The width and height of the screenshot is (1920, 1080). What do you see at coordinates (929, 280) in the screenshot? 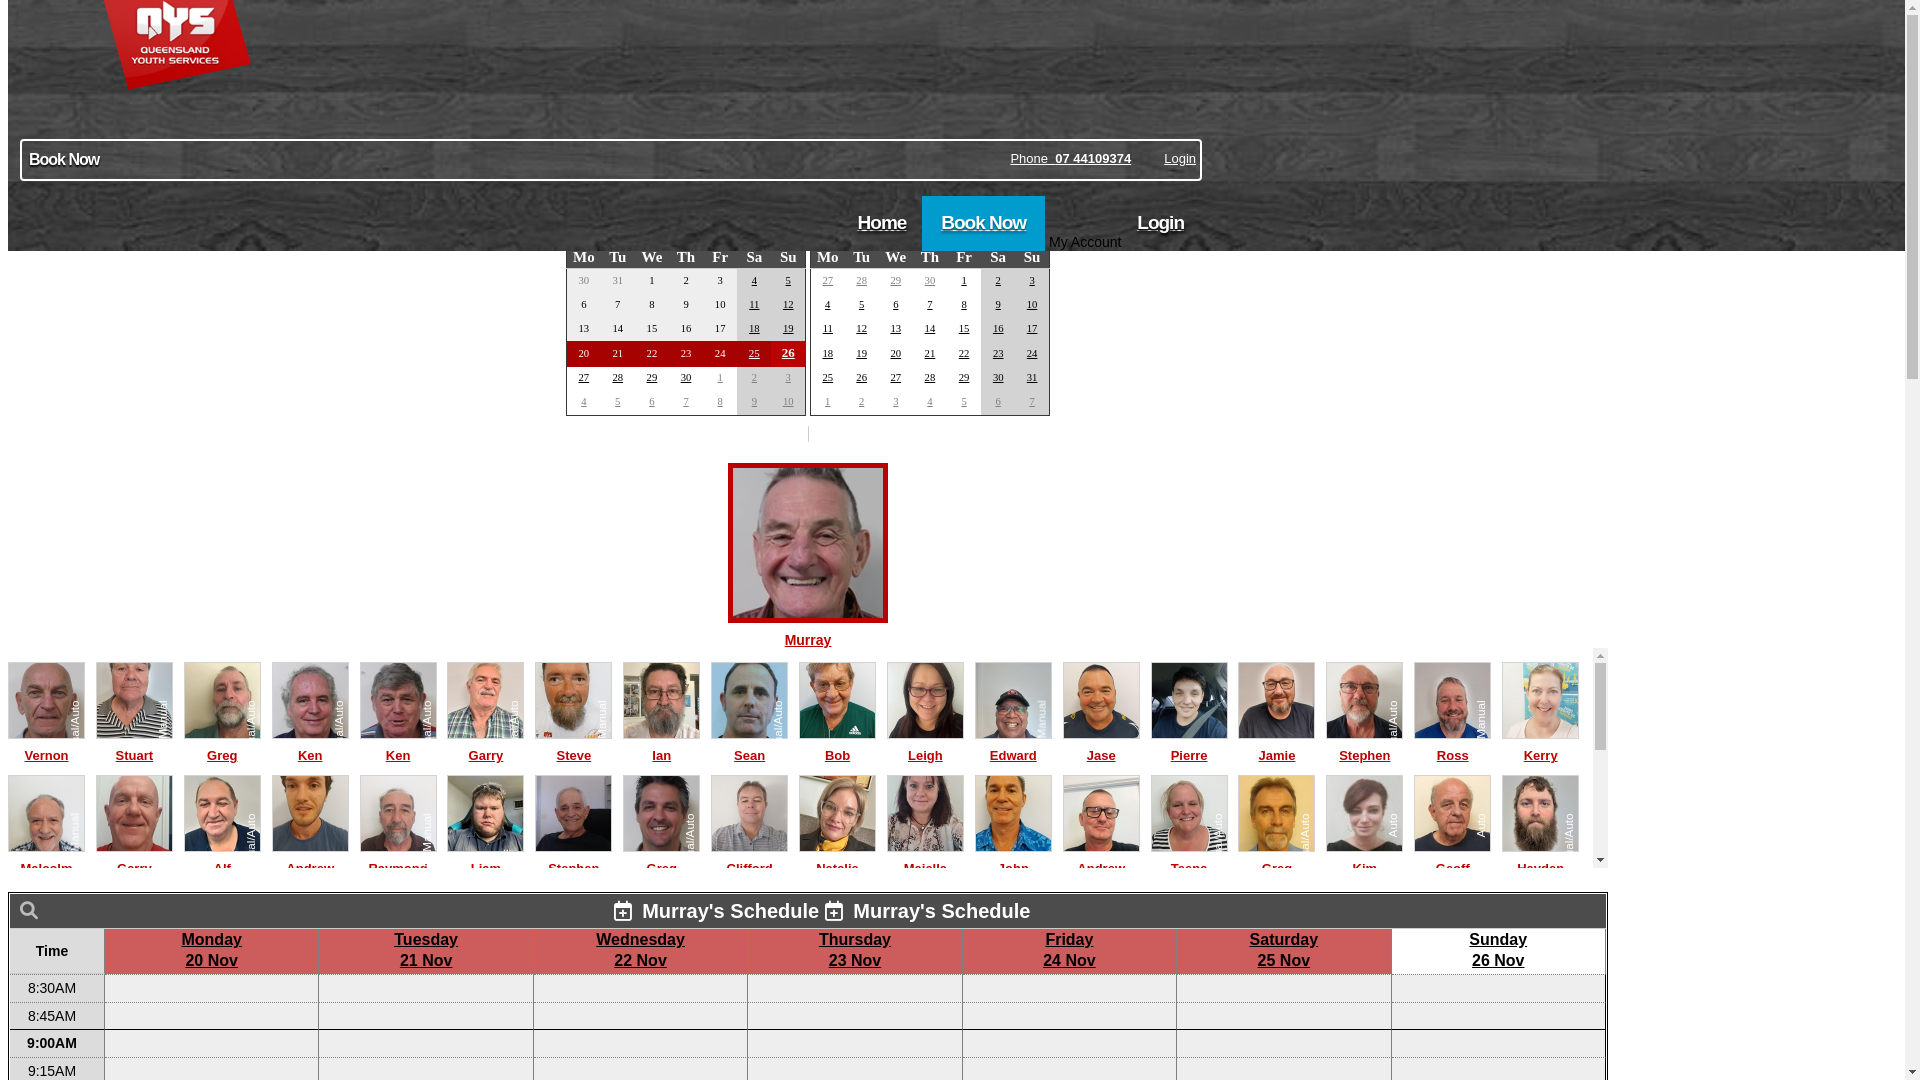
I see `'30'` at bounding box center [929, 280].